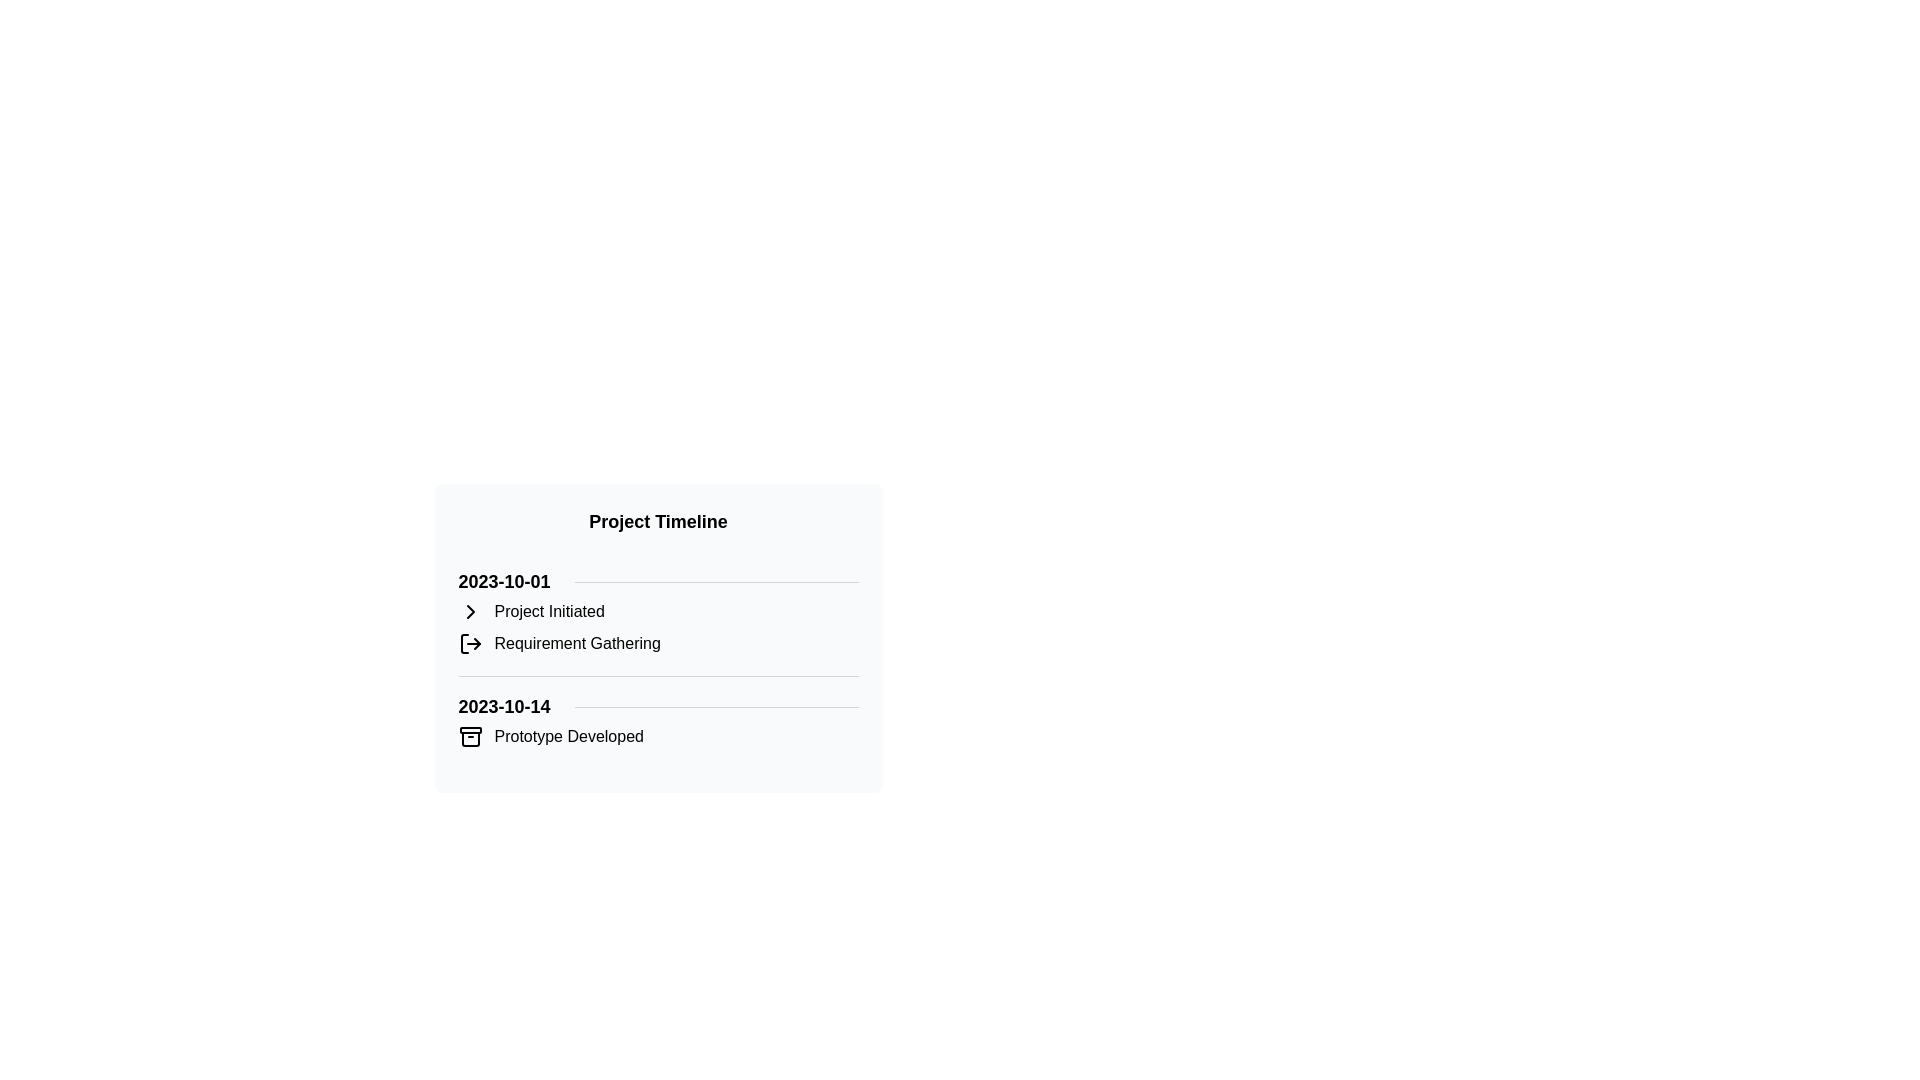 Image resolution: width=1920 pixels, height=1080 pixels. Describe the element at coordinates (549, 611) in the screenshot. I see `the 'Project Initiated' text label in the timeline under the header '2023-10-01'` at that location.